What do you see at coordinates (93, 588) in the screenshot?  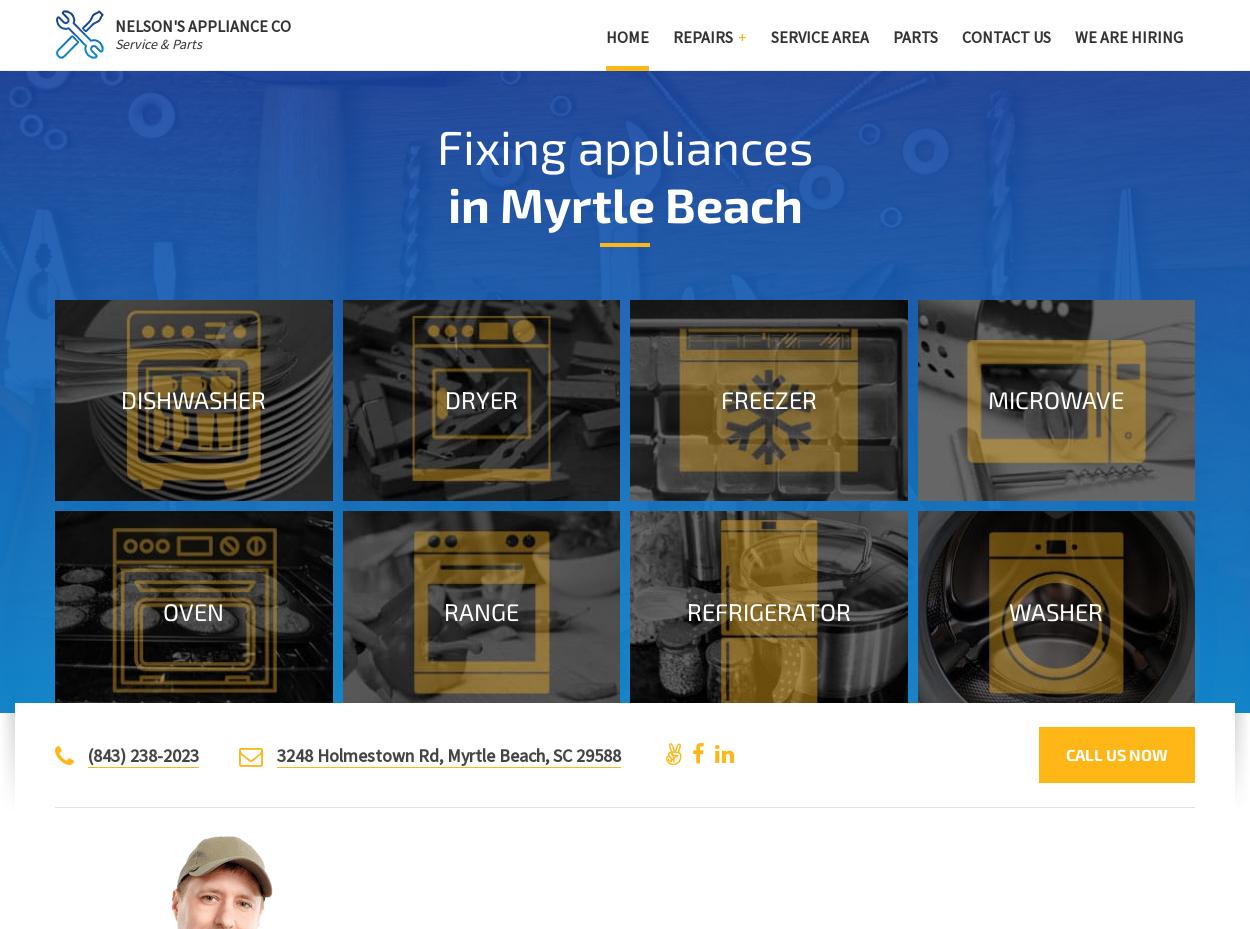 I see `'It’is always a bad time for the oven to quit working.'` at bounding box center [93, 588].